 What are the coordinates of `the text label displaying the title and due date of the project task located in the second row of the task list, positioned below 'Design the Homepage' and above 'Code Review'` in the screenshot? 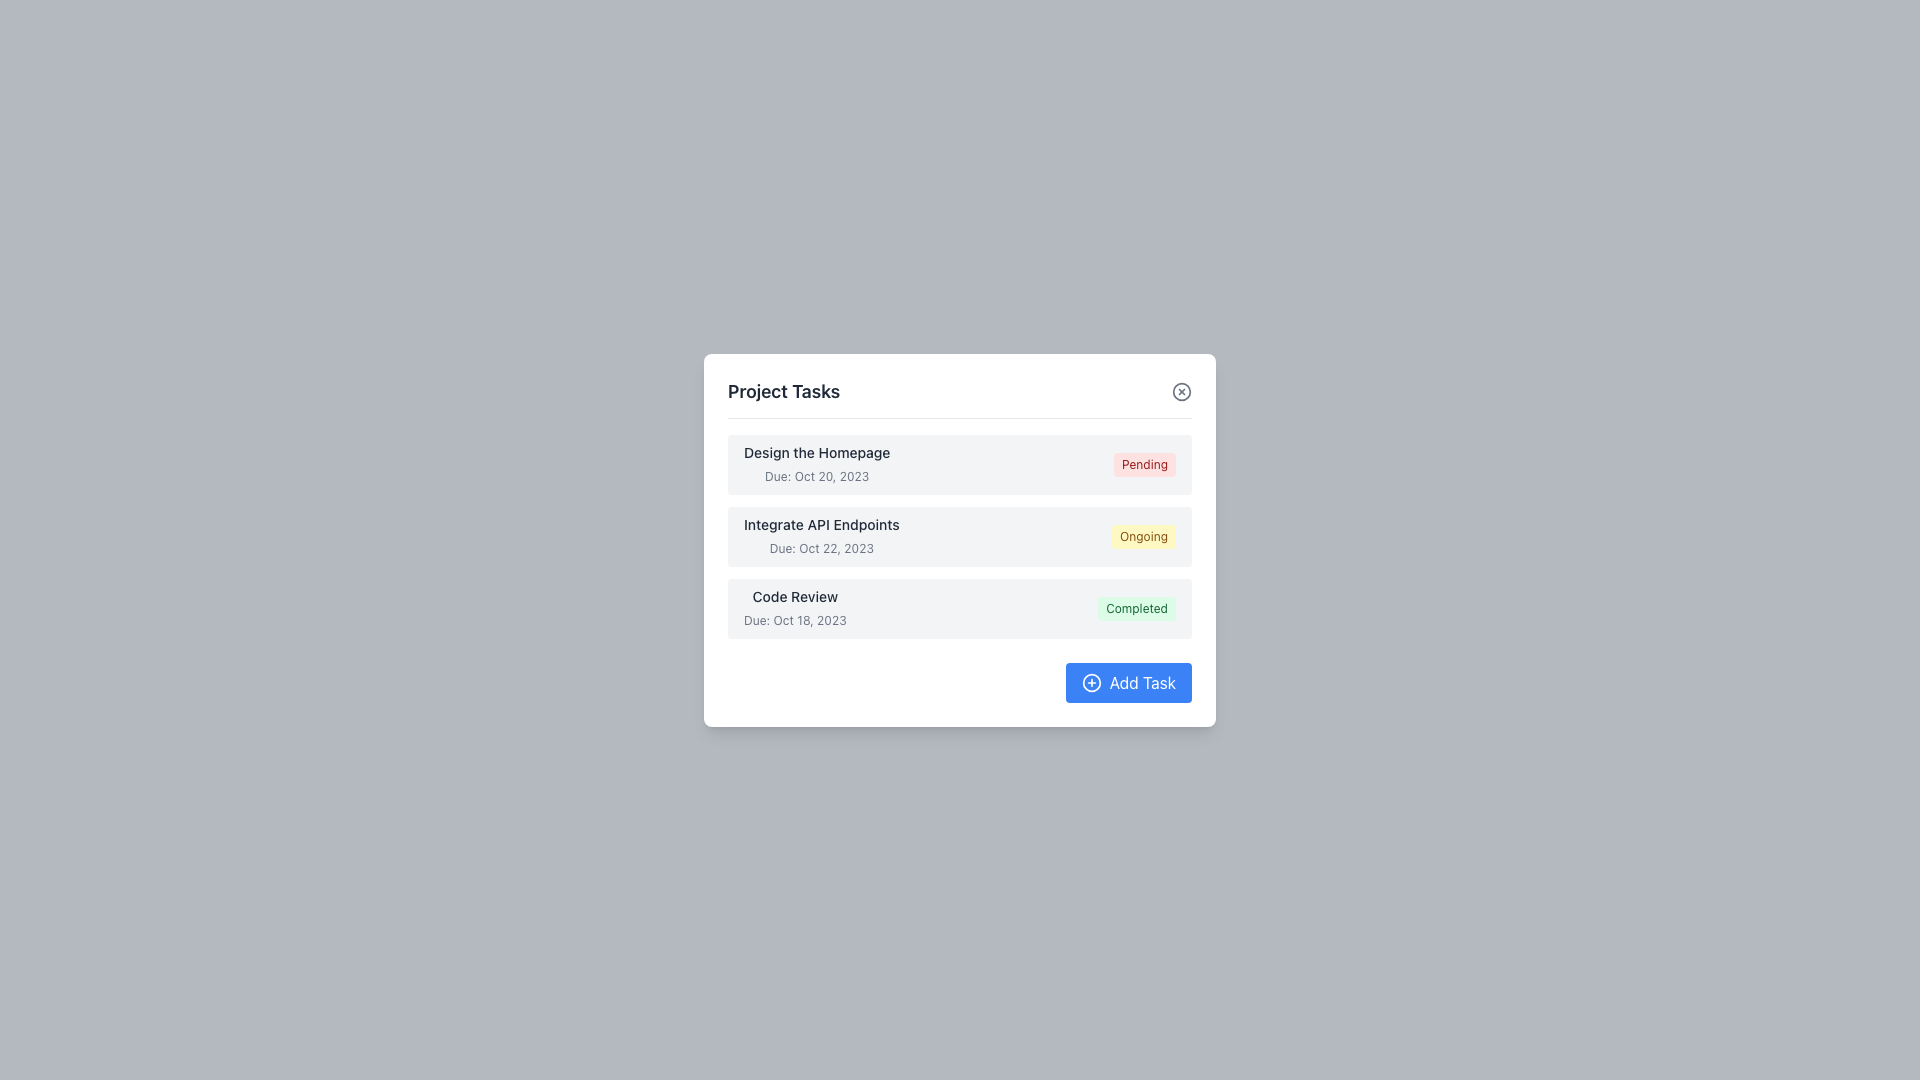 It's located at (821, 535).